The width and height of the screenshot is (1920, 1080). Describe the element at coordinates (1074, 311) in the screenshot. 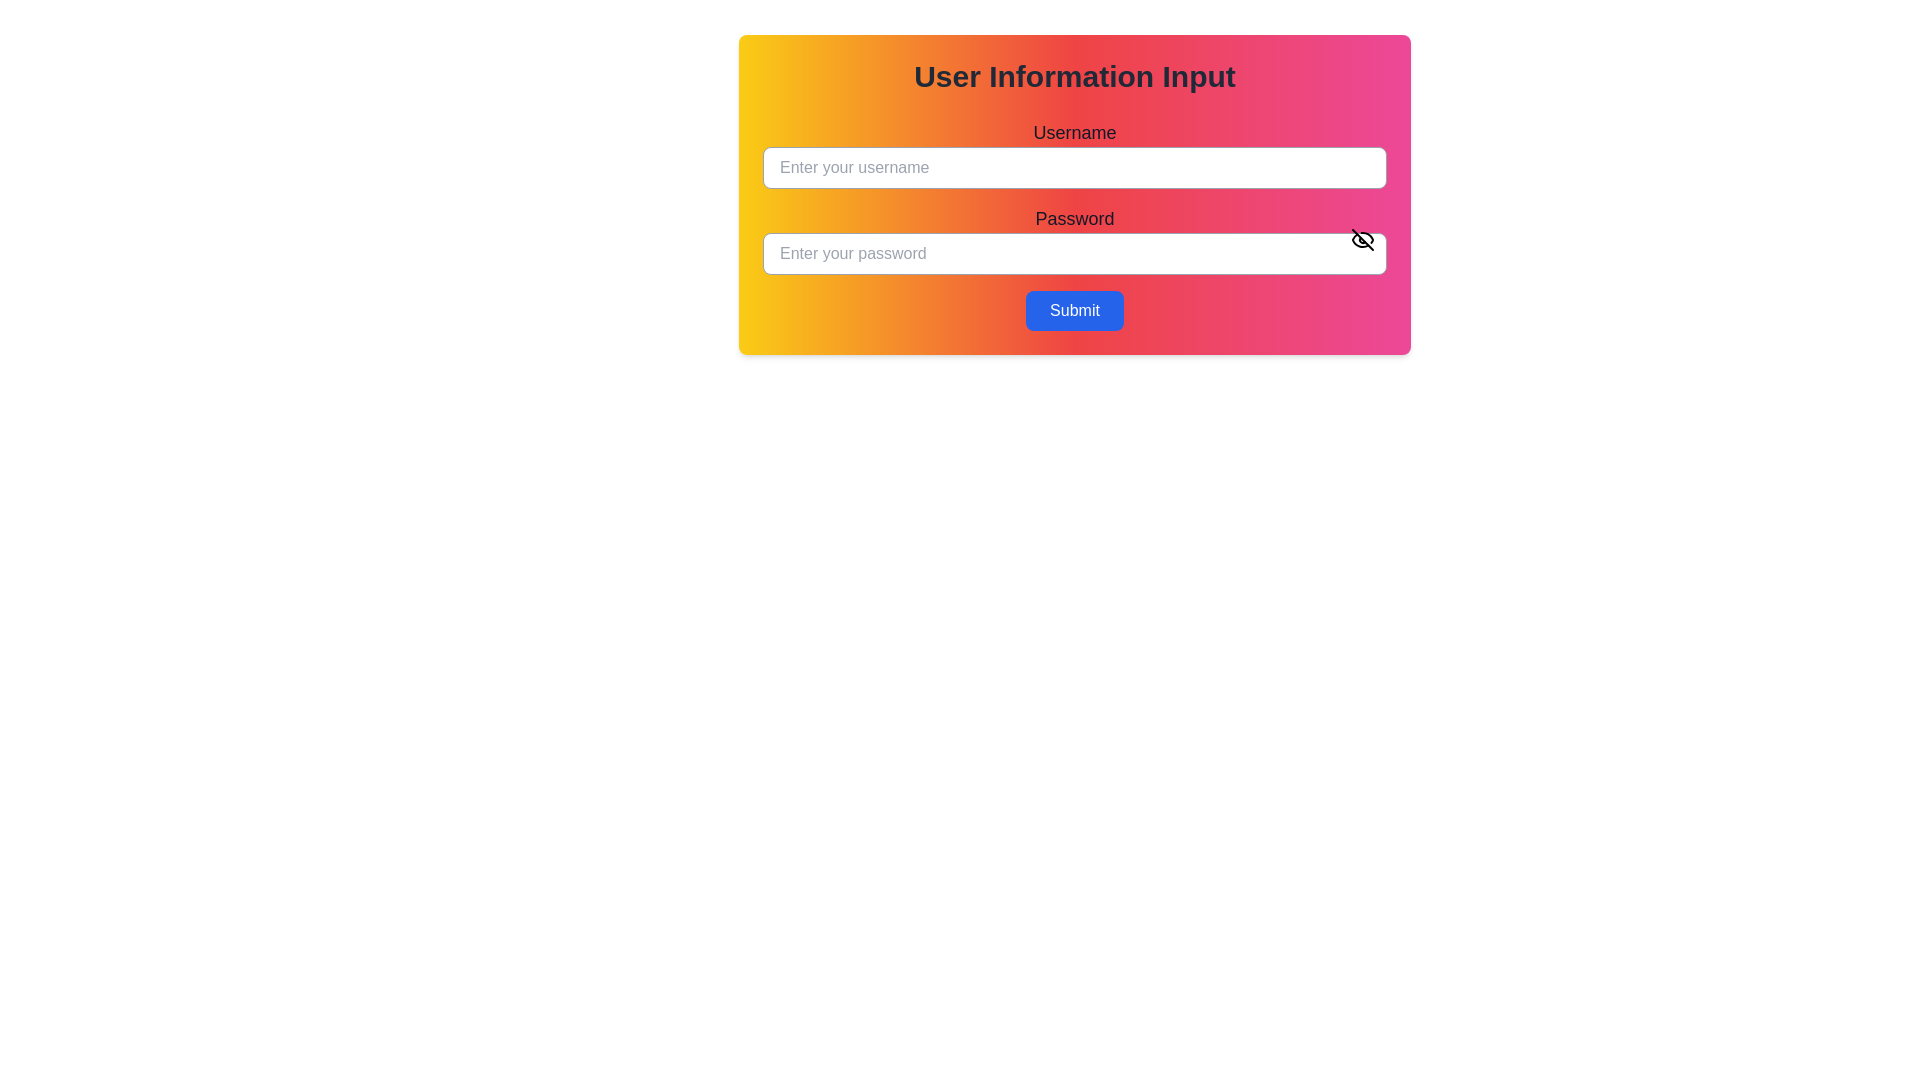

I see `the submission button located at the bottom center of the form` at that location.